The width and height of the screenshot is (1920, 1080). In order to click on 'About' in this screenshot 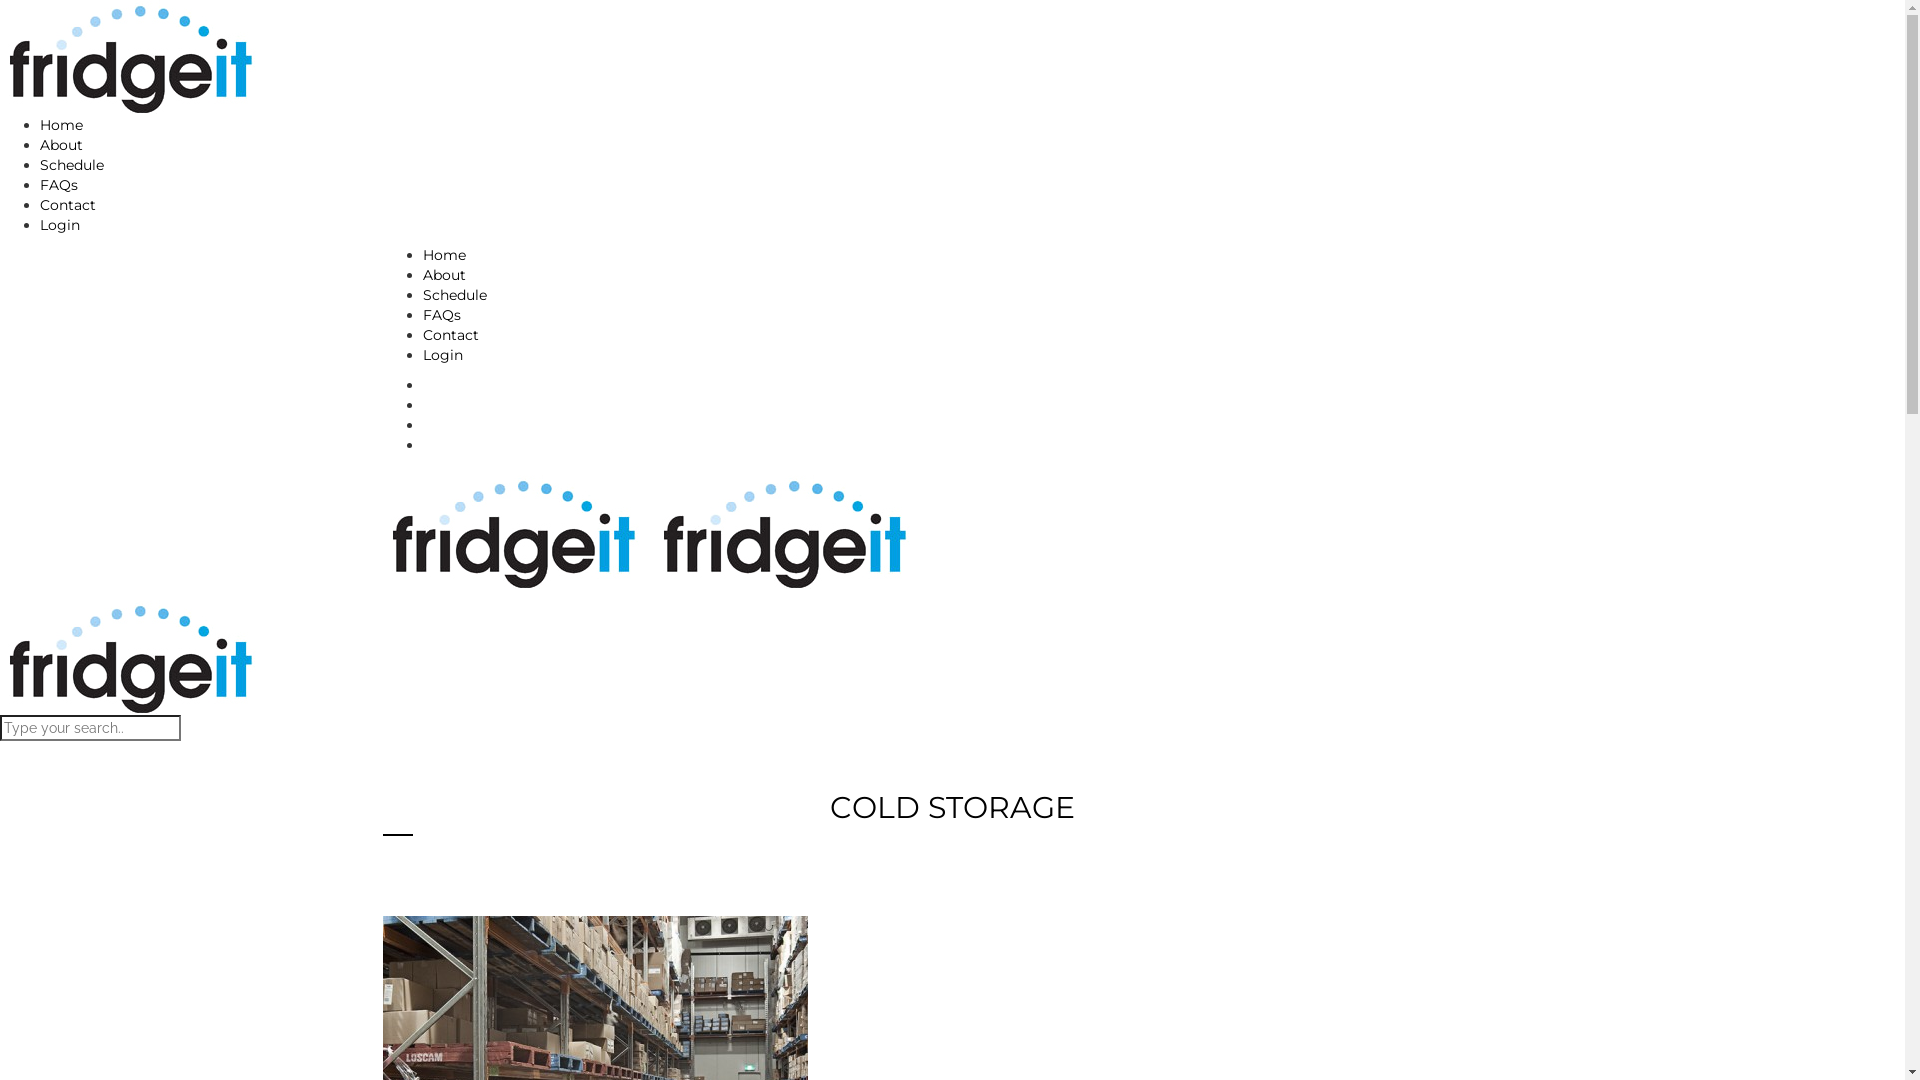, I will do `click(442, 274)`.